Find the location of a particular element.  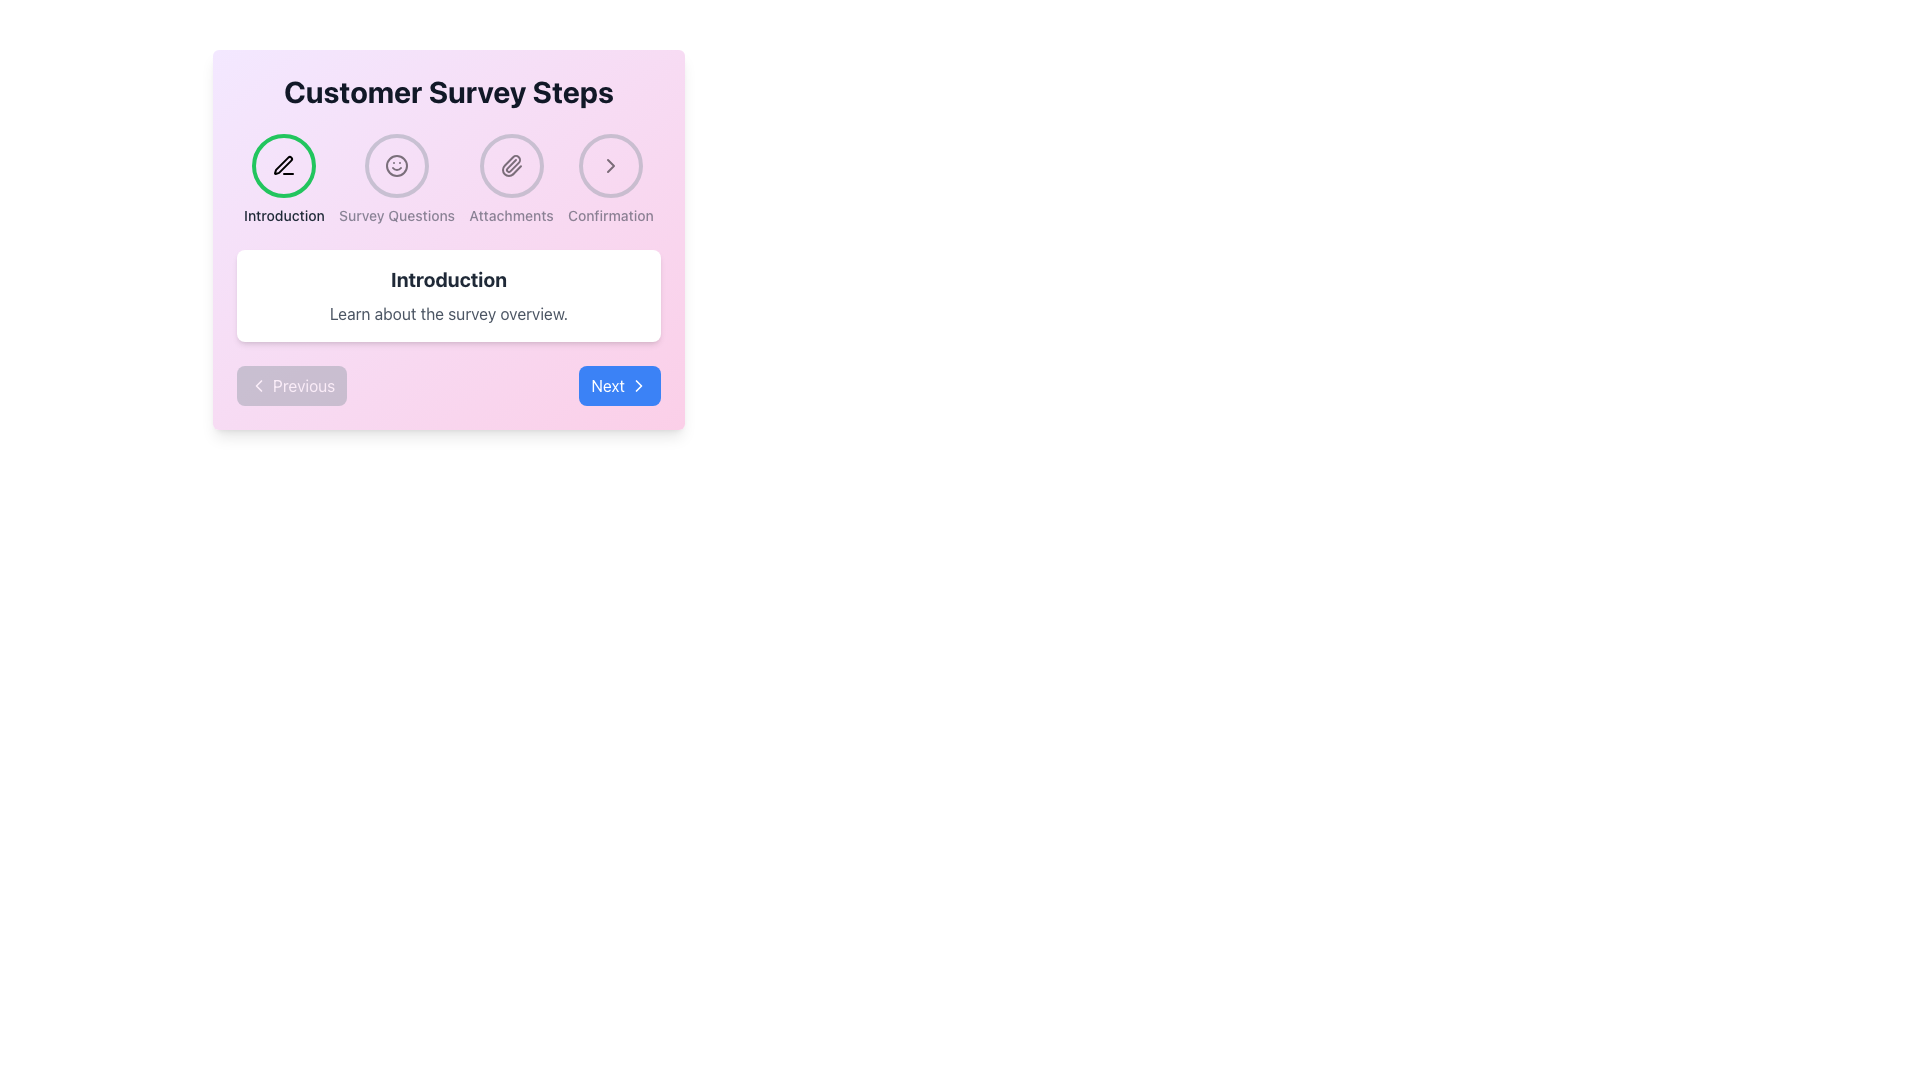

the 'Introduction' text label, which is styled with a small-sized bold font in dark gray color, located directly beneath the pencil icon in the first step of the survey steps navigation bar is located at coordinates (283, 216).